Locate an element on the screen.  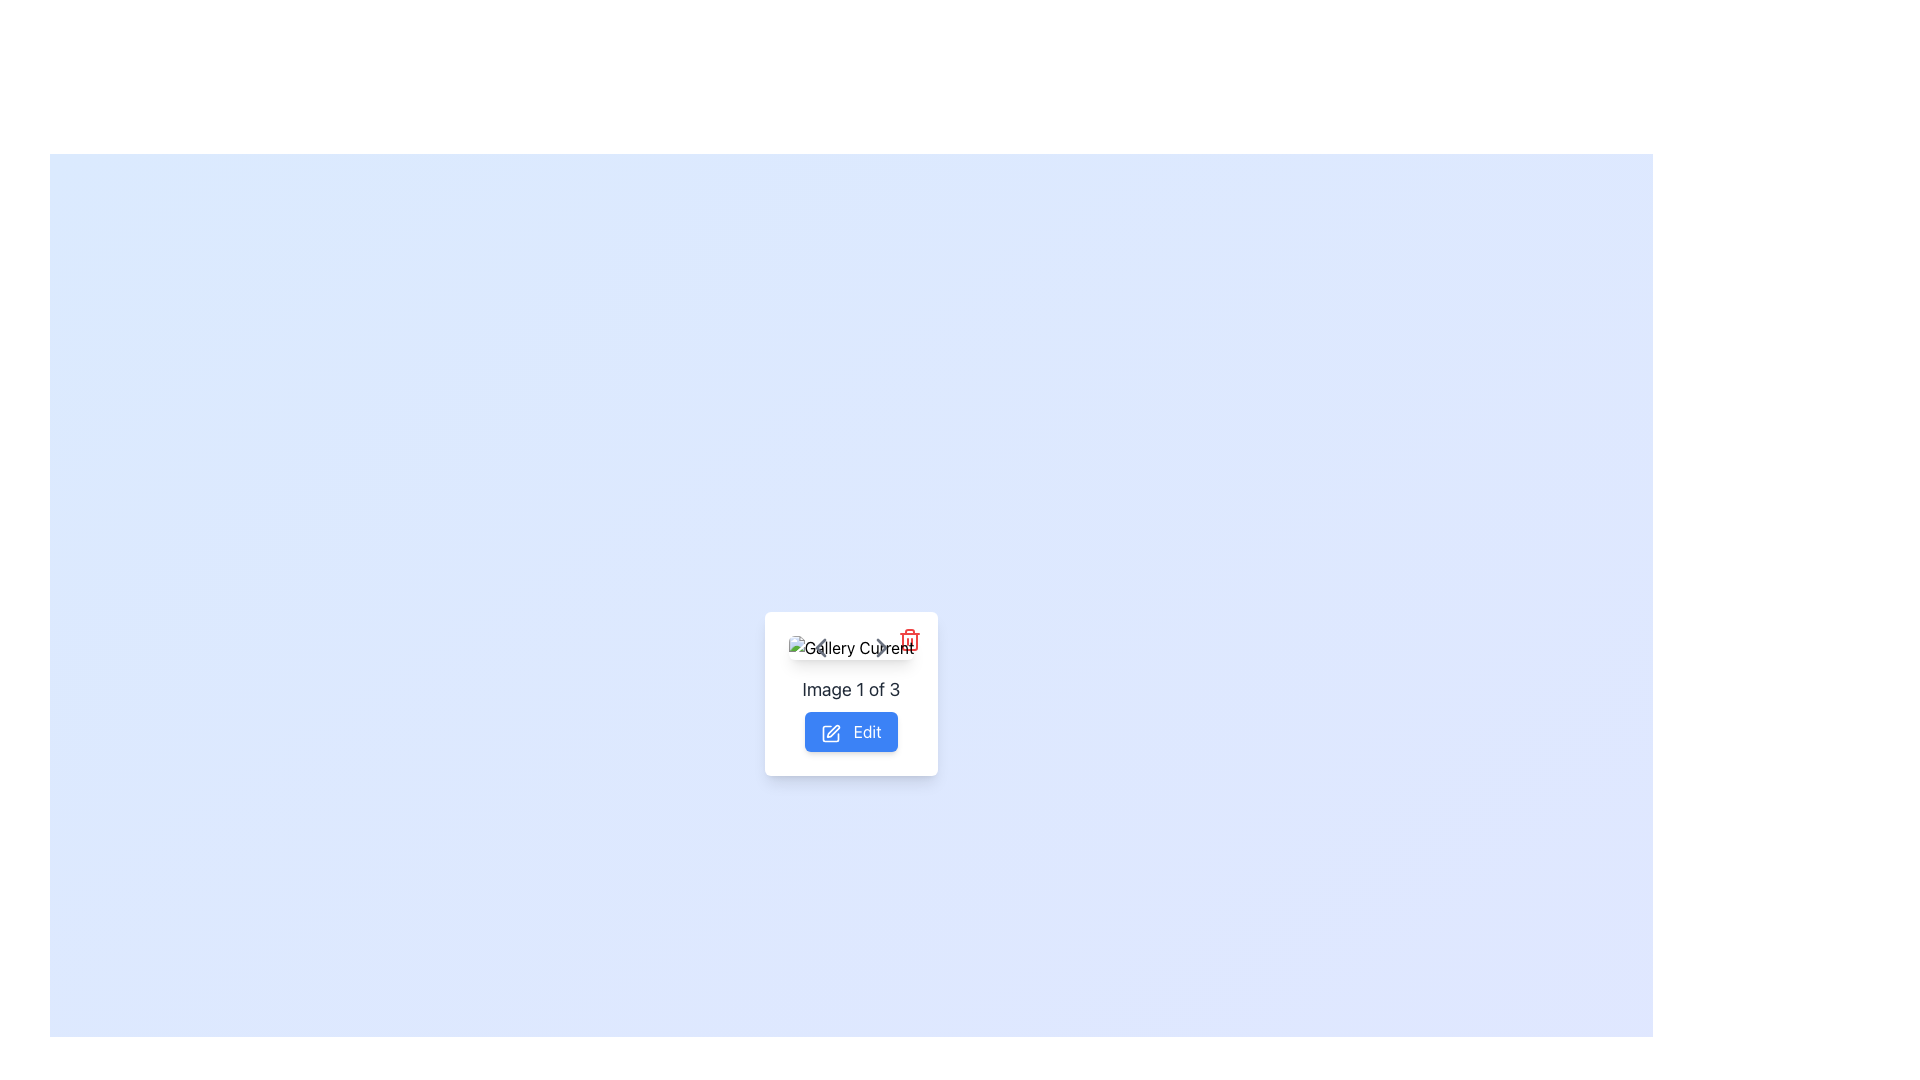
the right-facing chevron navigation icon located in the center-right area of the modal is located at coordinates (881, 648).